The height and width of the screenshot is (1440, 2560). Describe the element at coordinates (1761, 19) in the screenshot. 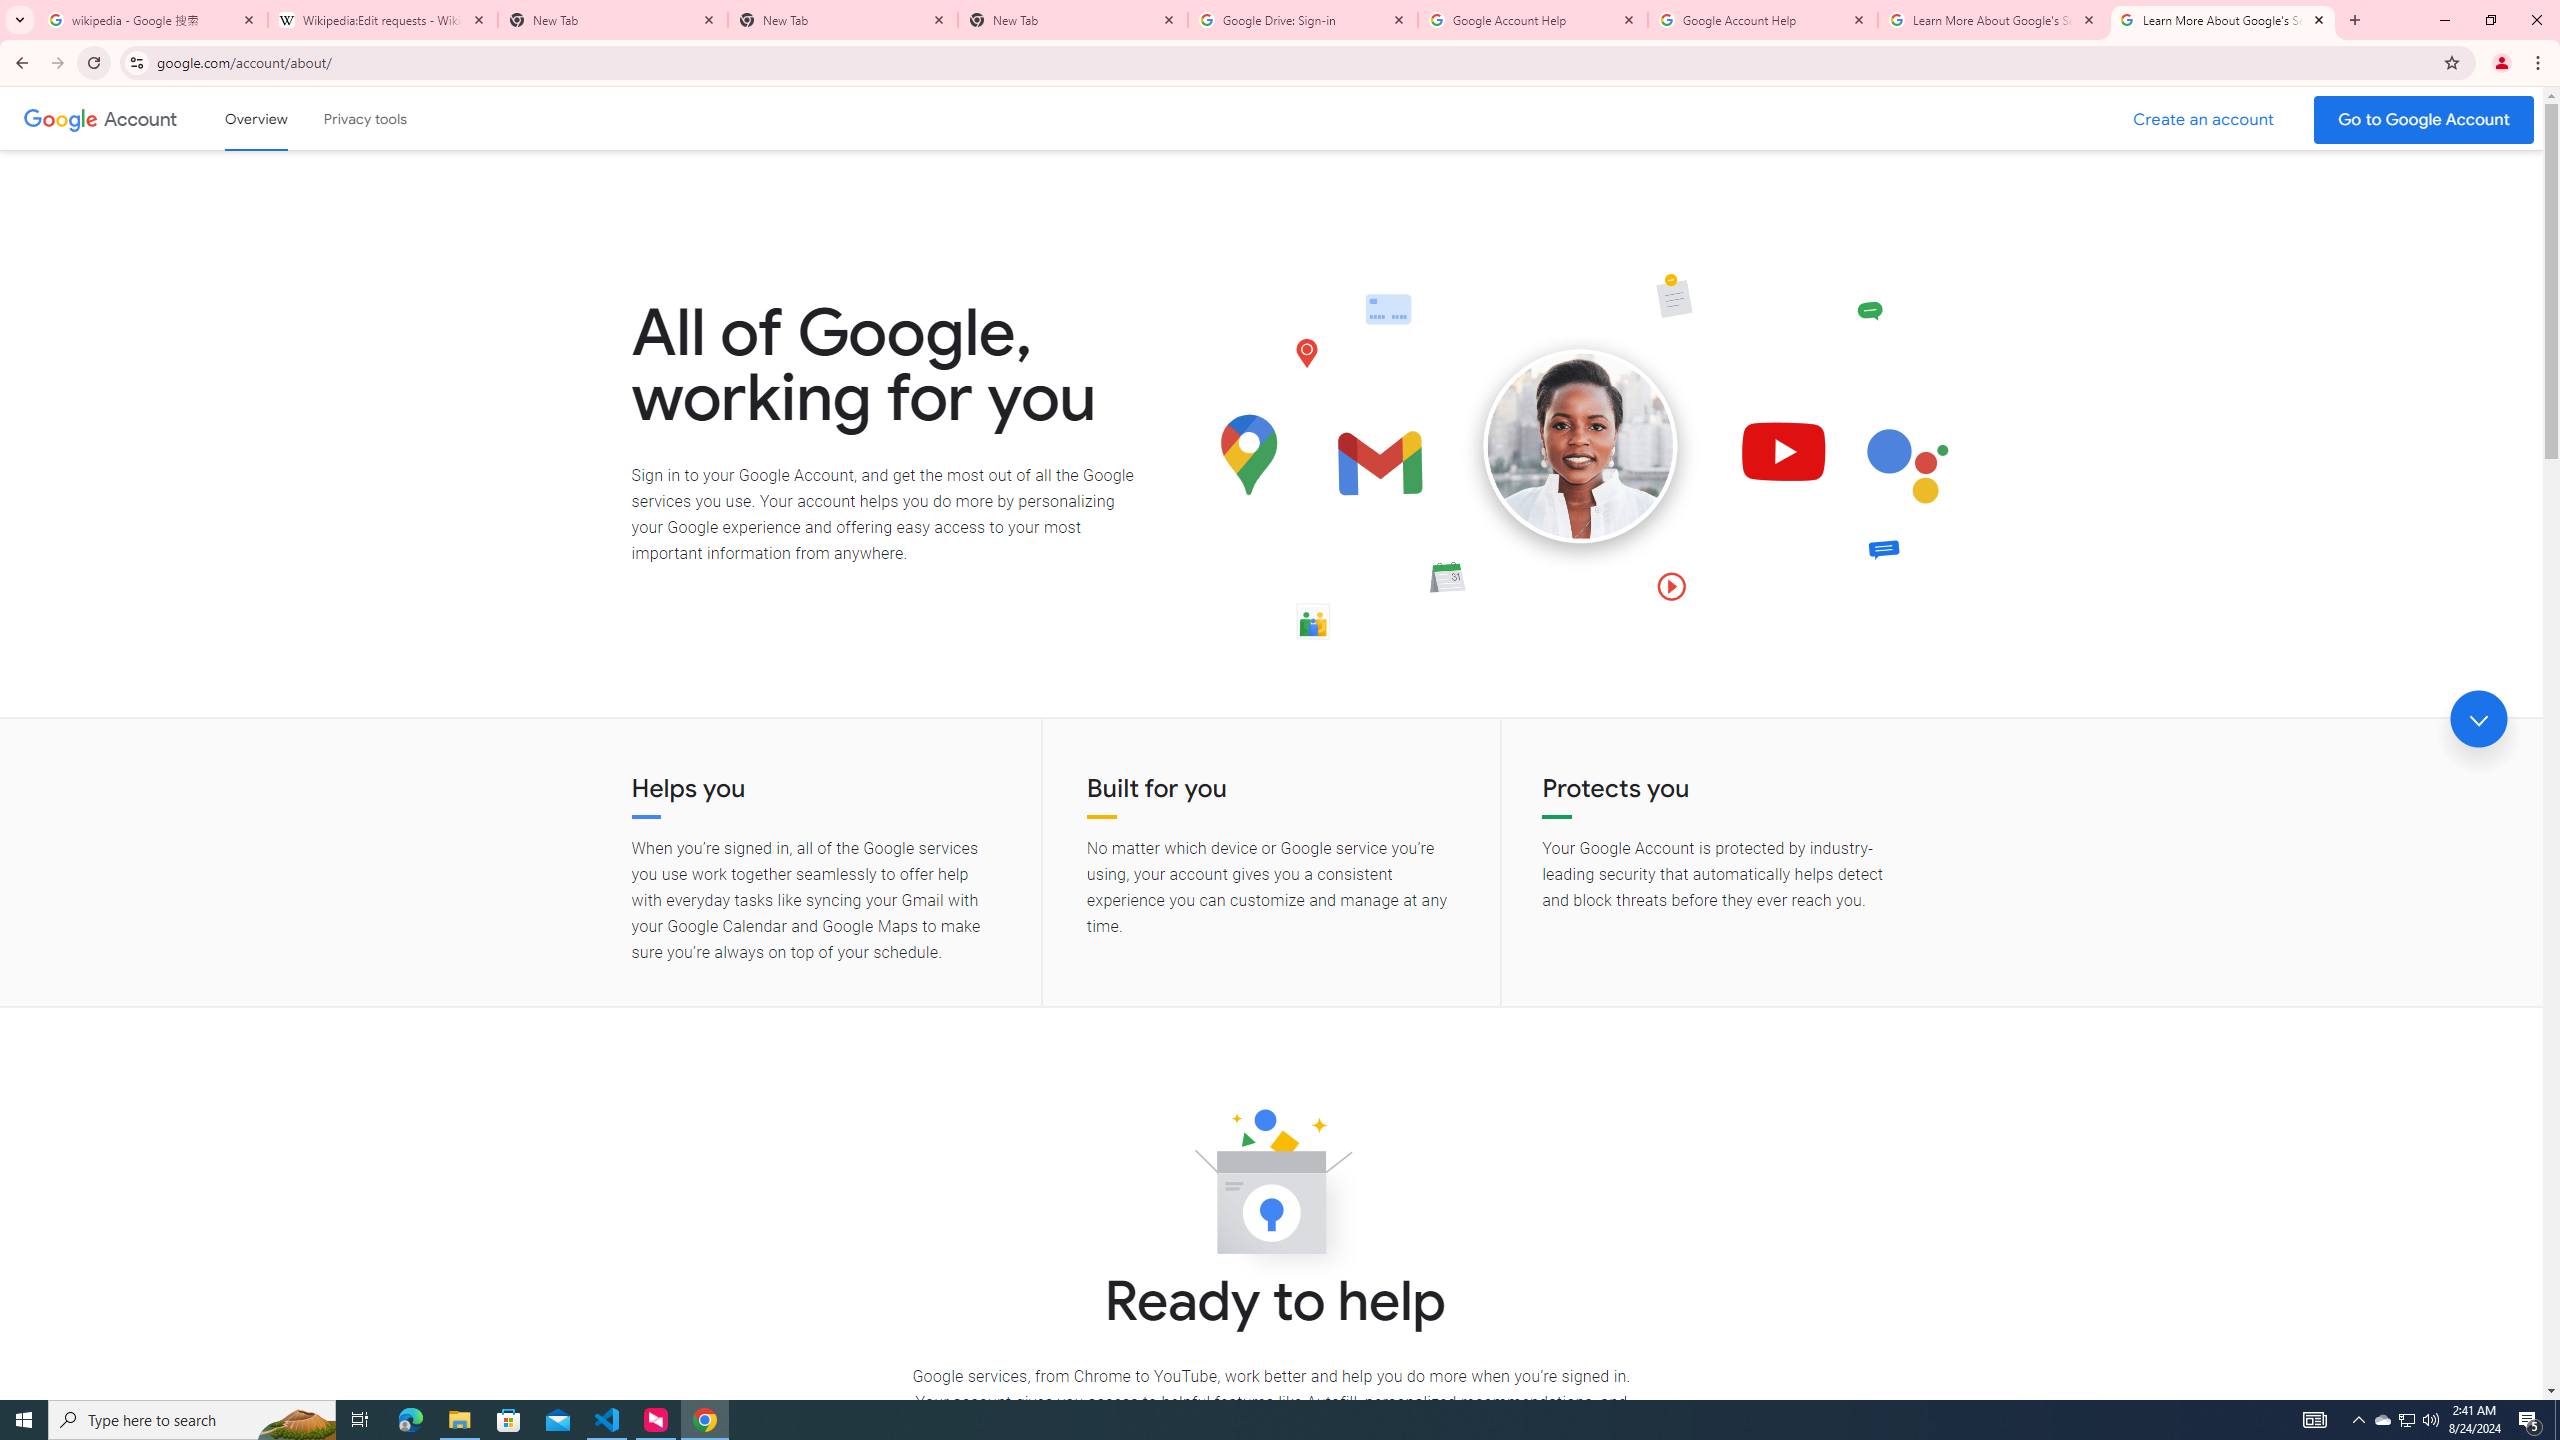

I see `'Google Account Help'` at that location.